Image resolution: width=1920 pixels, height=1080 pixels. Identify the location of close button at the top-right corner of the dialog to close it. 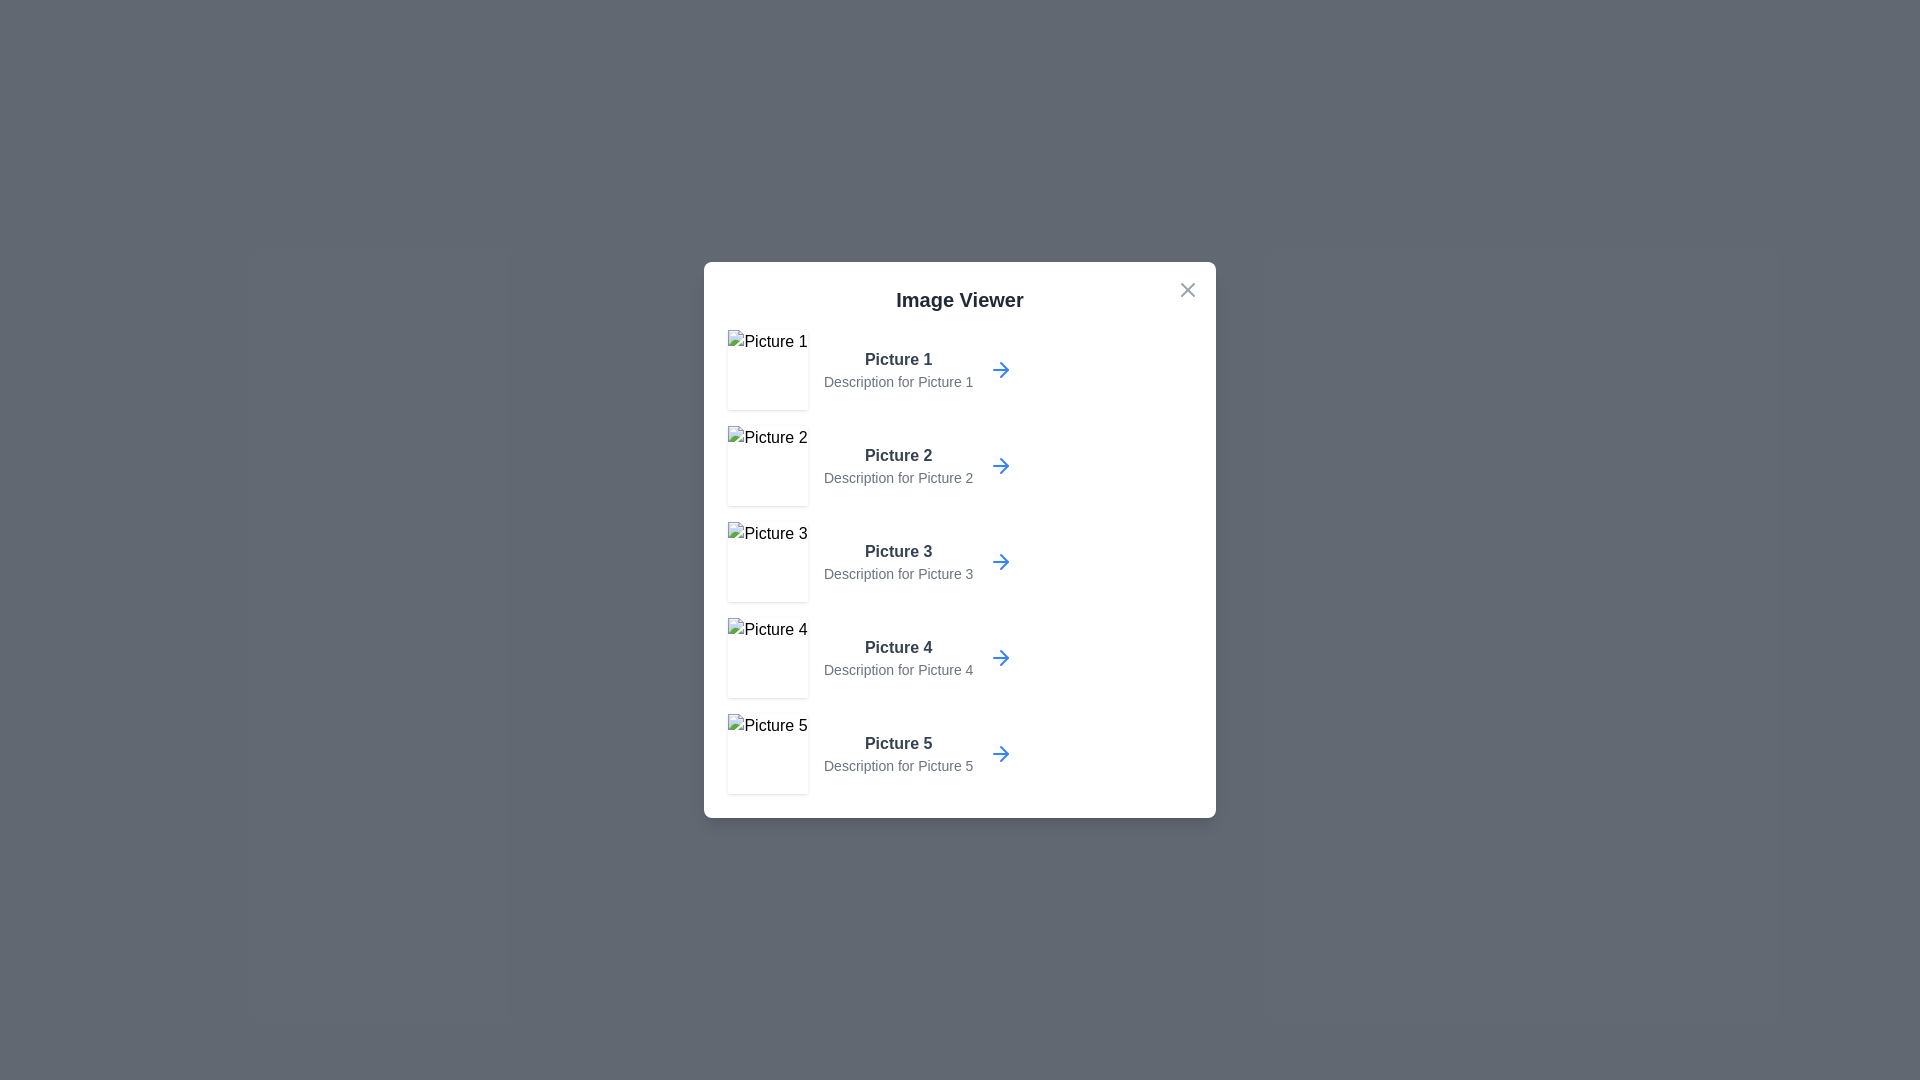
(1188, 289).